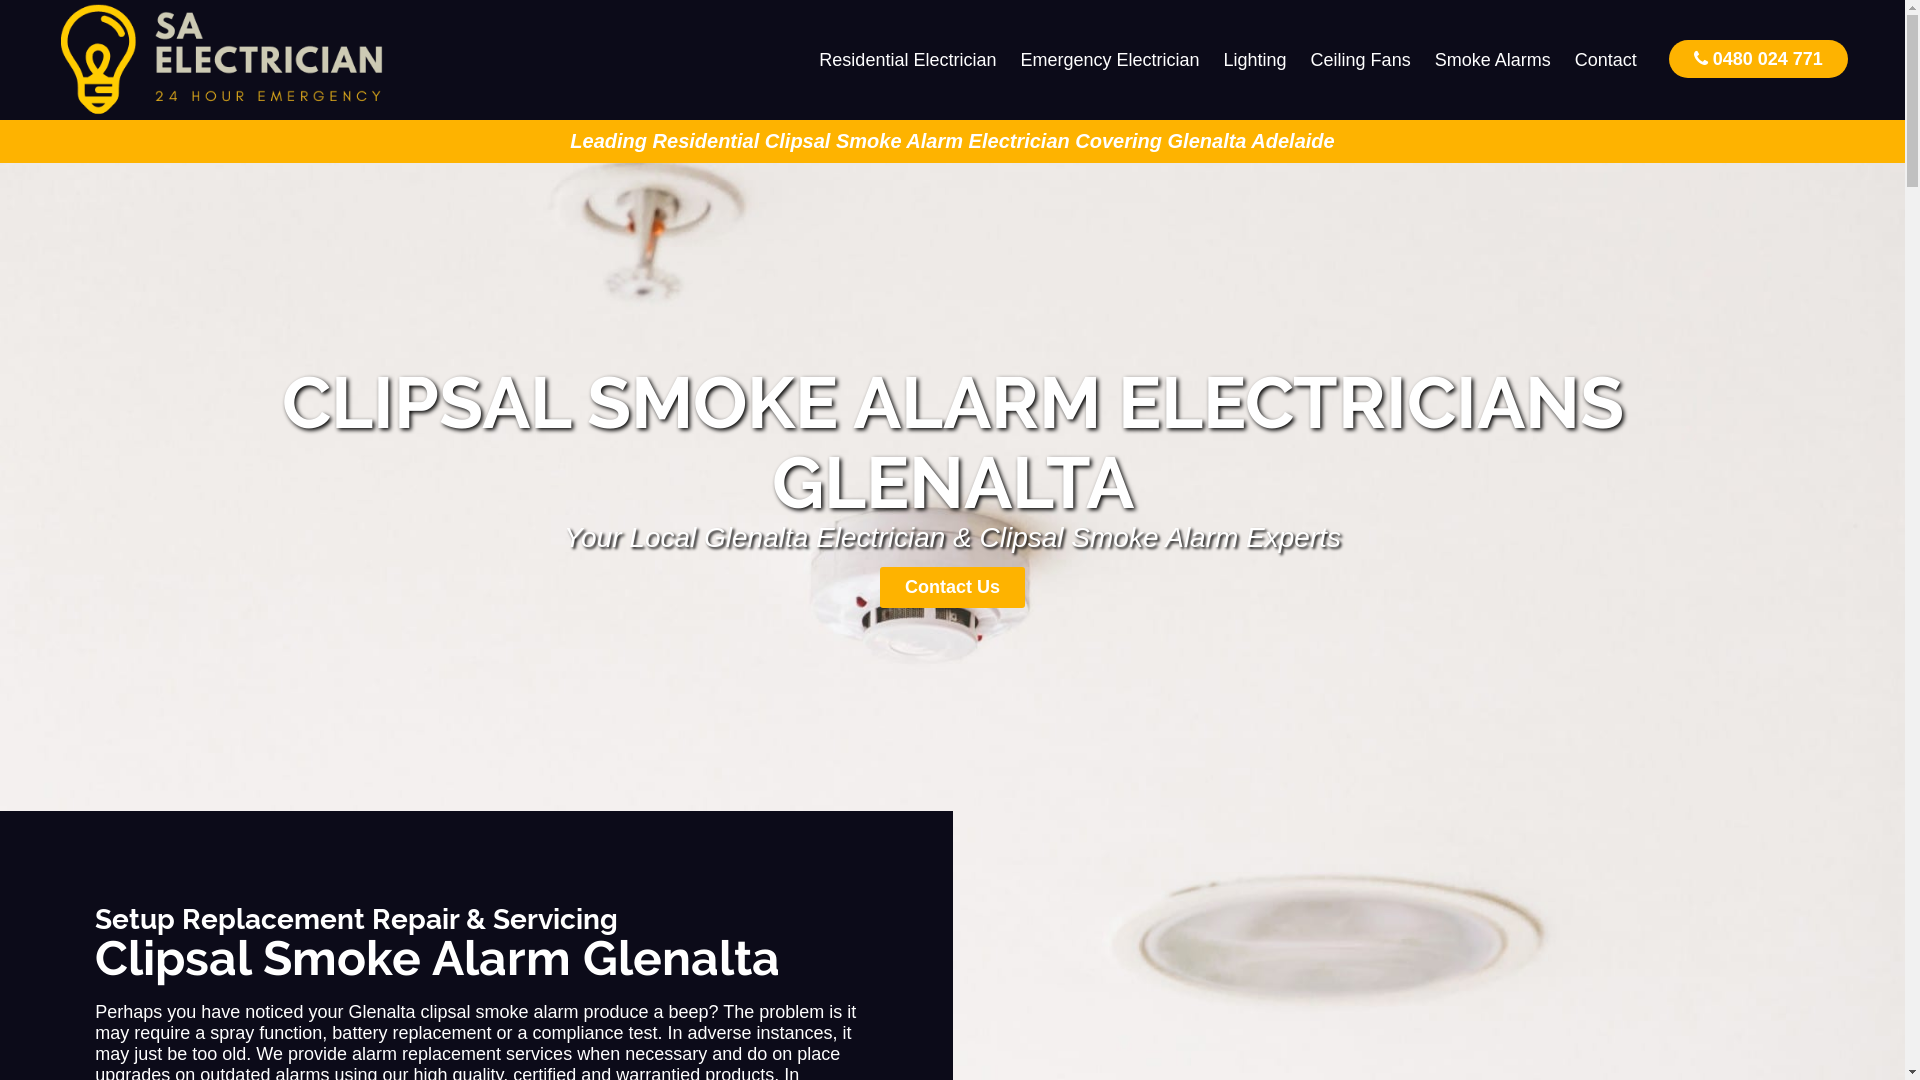  What do you see at coordinates (1669, 57) in the screenshot?
I see `'0480 024 771'` at bounding box center [1669, 57].